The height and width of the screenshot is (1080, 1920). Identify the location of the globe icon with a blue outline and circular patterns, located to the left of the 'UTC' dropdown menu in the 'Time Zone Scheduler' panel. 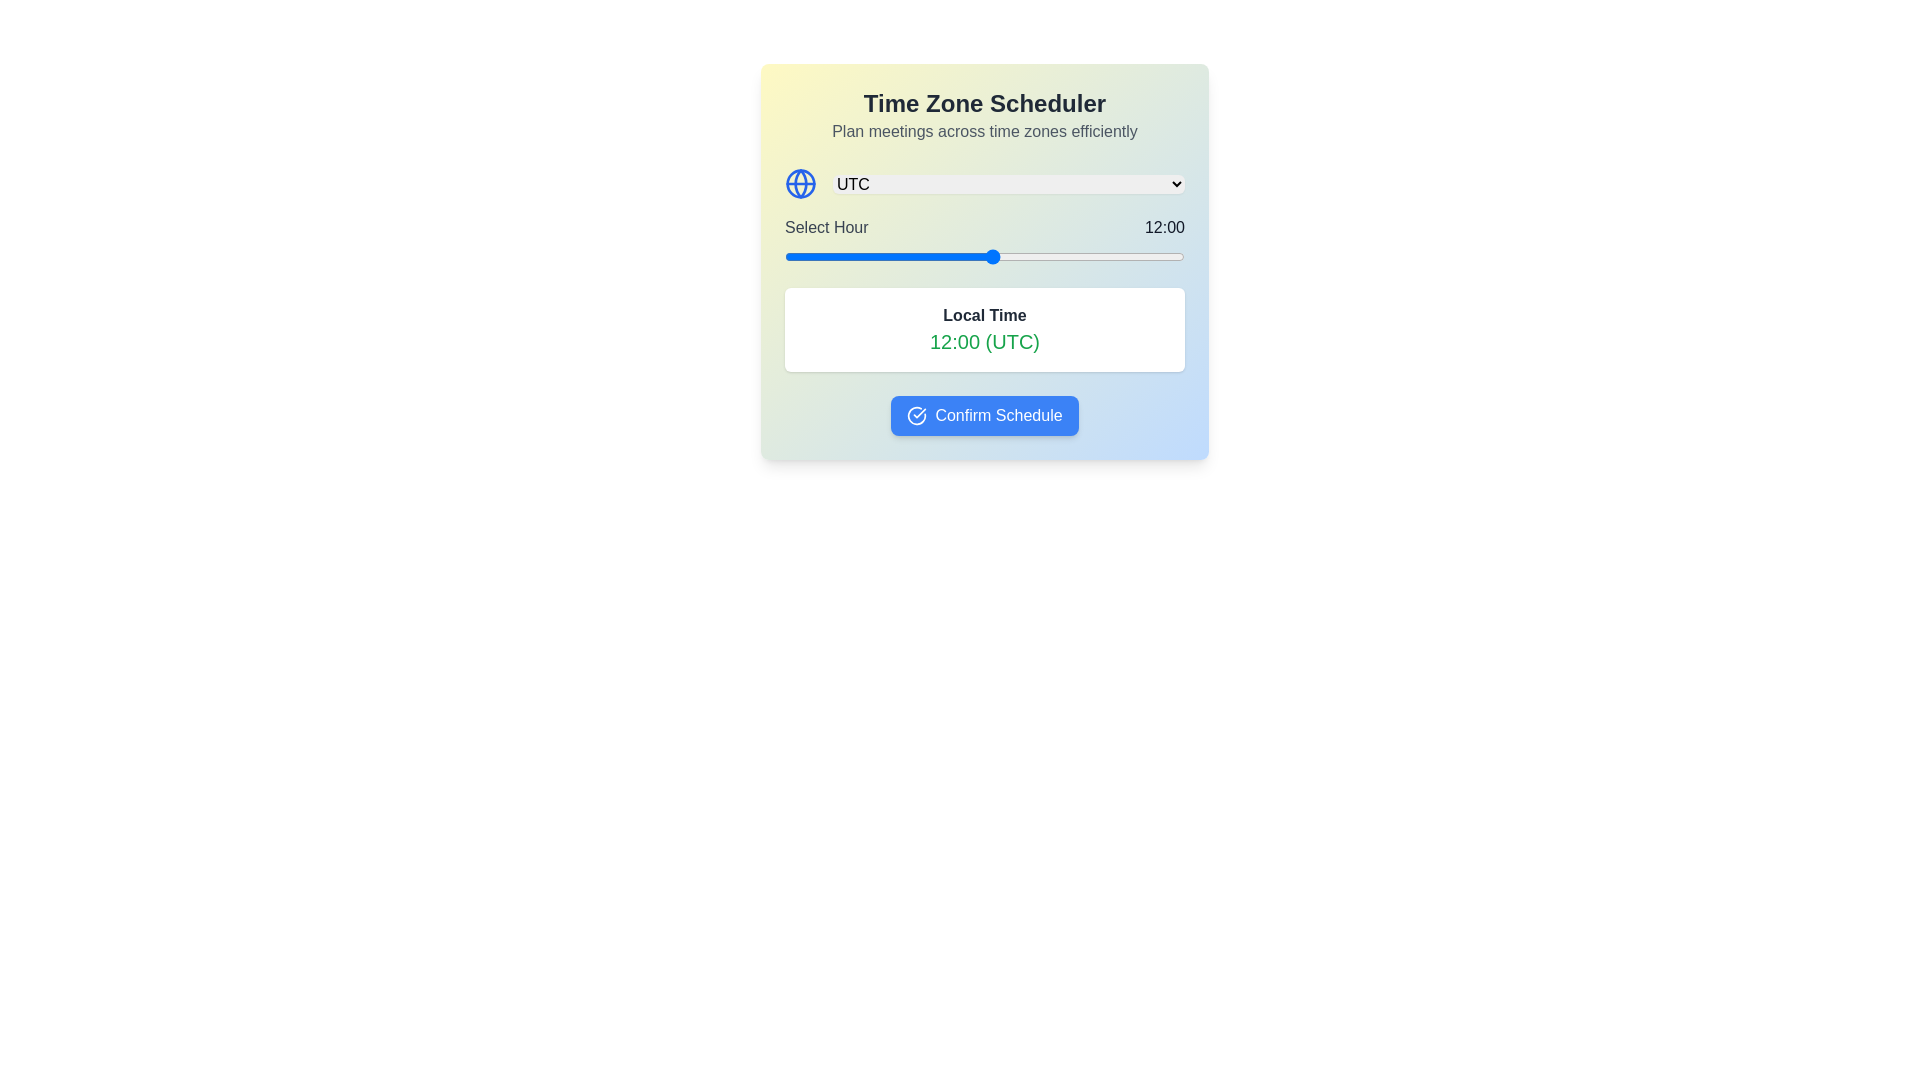
(801, 184).